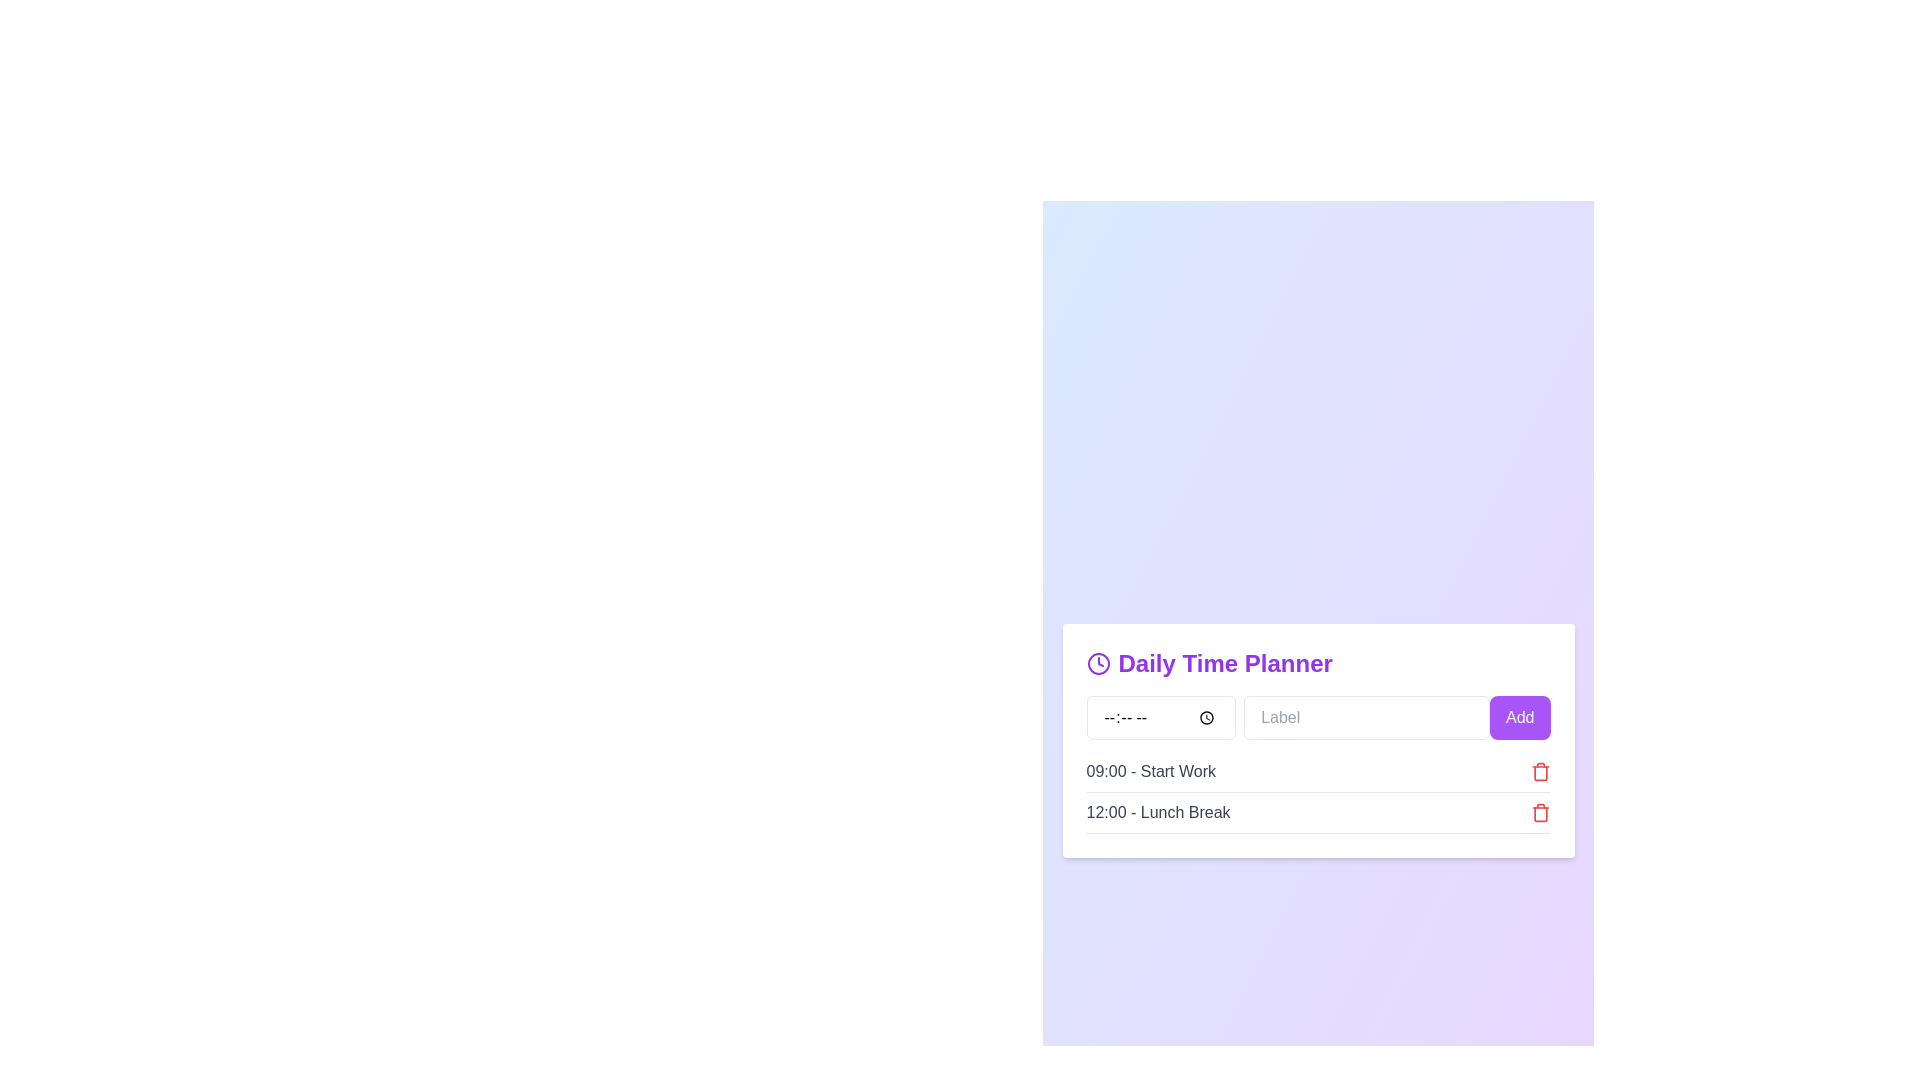 The image size is (1920, 1080). What do you see at coordinates (1539, 770) in the screenshot?
I see `the delete button located at the far right edge of the second row in the planner, which corresponds to the '09:00 - Start Work' entry` at bounding box center [1539, 770].